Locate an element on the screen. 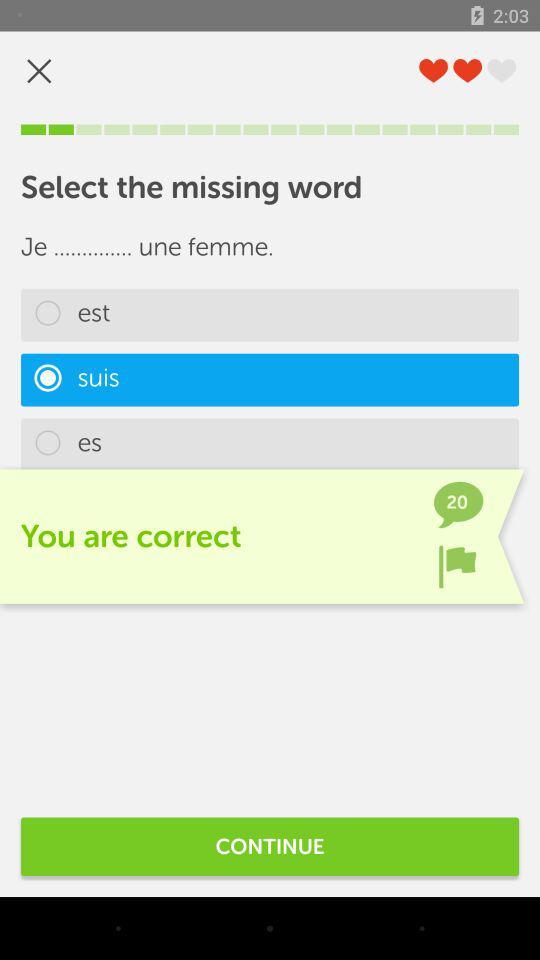 This screenshot has height=960, width=540. suis item is located at coordinates (270, 379).